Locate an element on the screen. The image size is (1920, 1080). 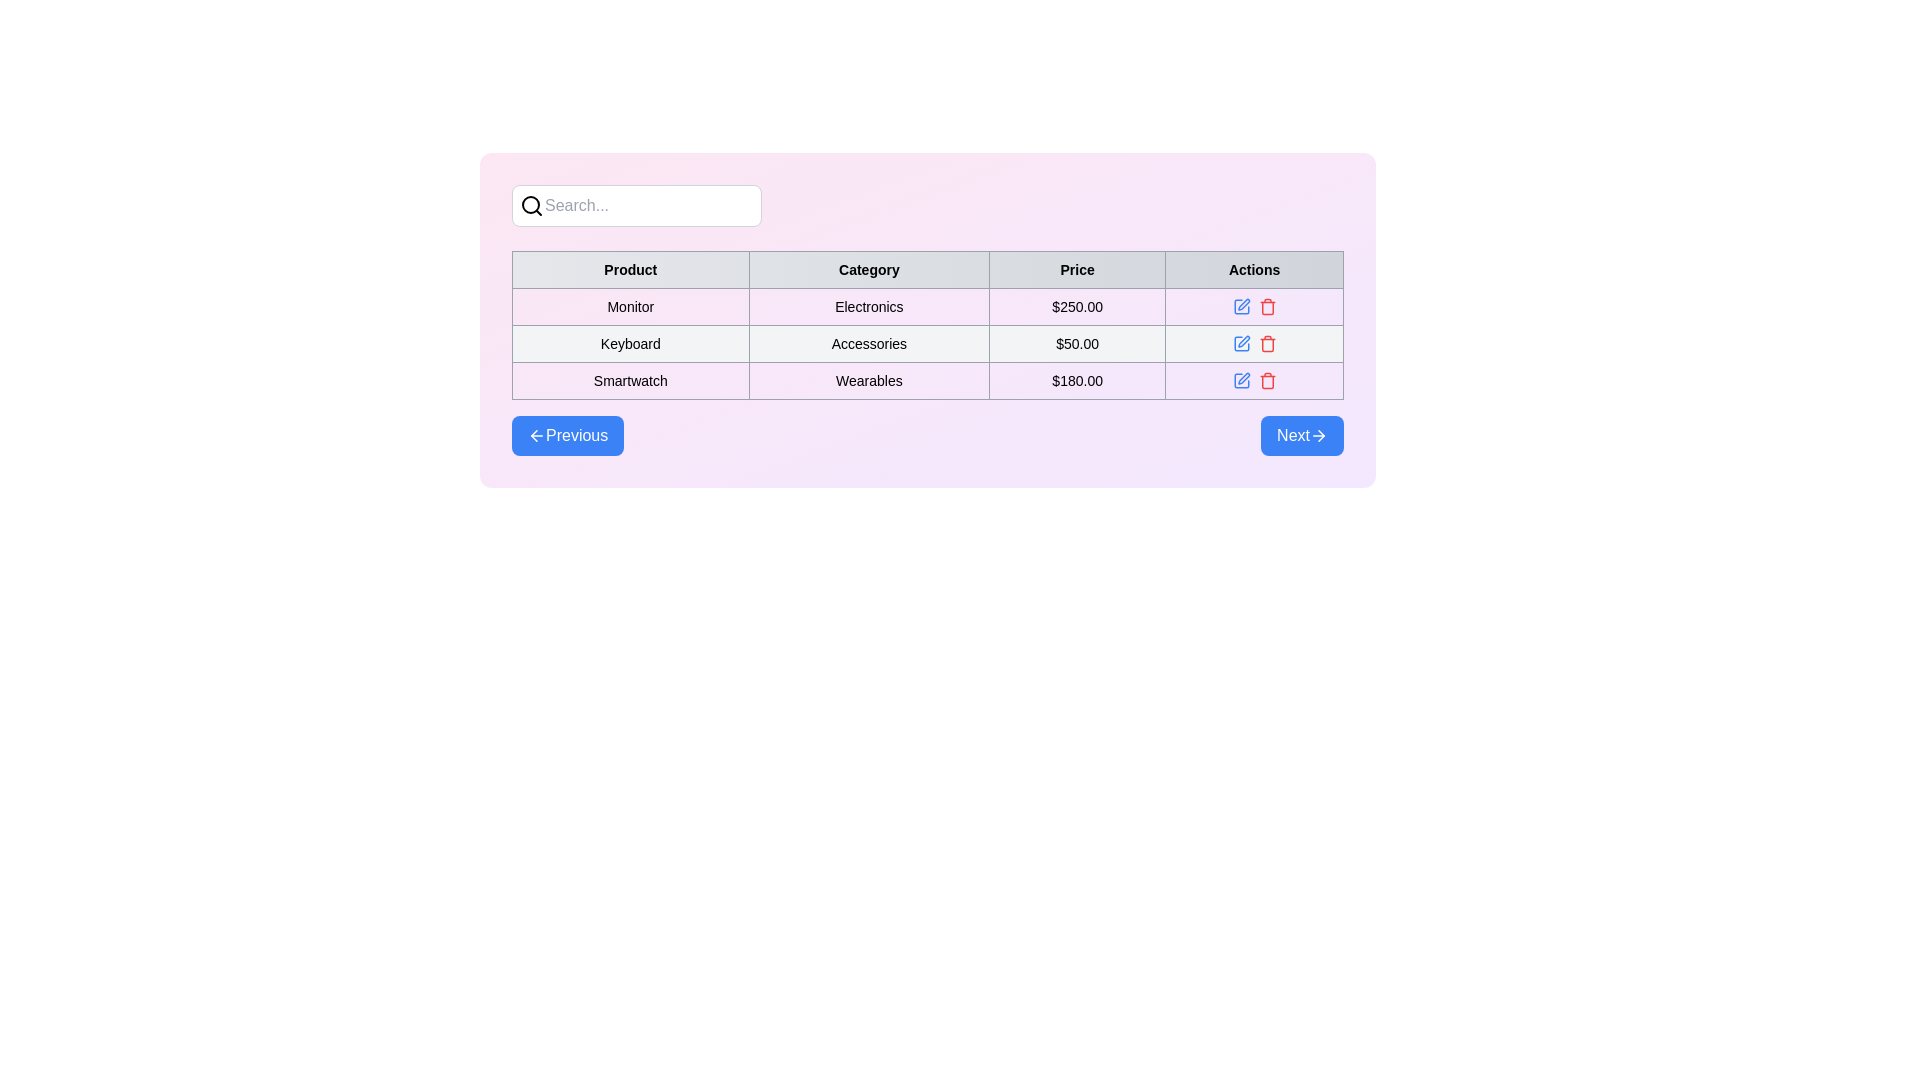
the delete button located in the first row under the 'Actions' column of the table, which is part of a group of action buttons for editing or deleting items is located at coordinates (1253, 307).